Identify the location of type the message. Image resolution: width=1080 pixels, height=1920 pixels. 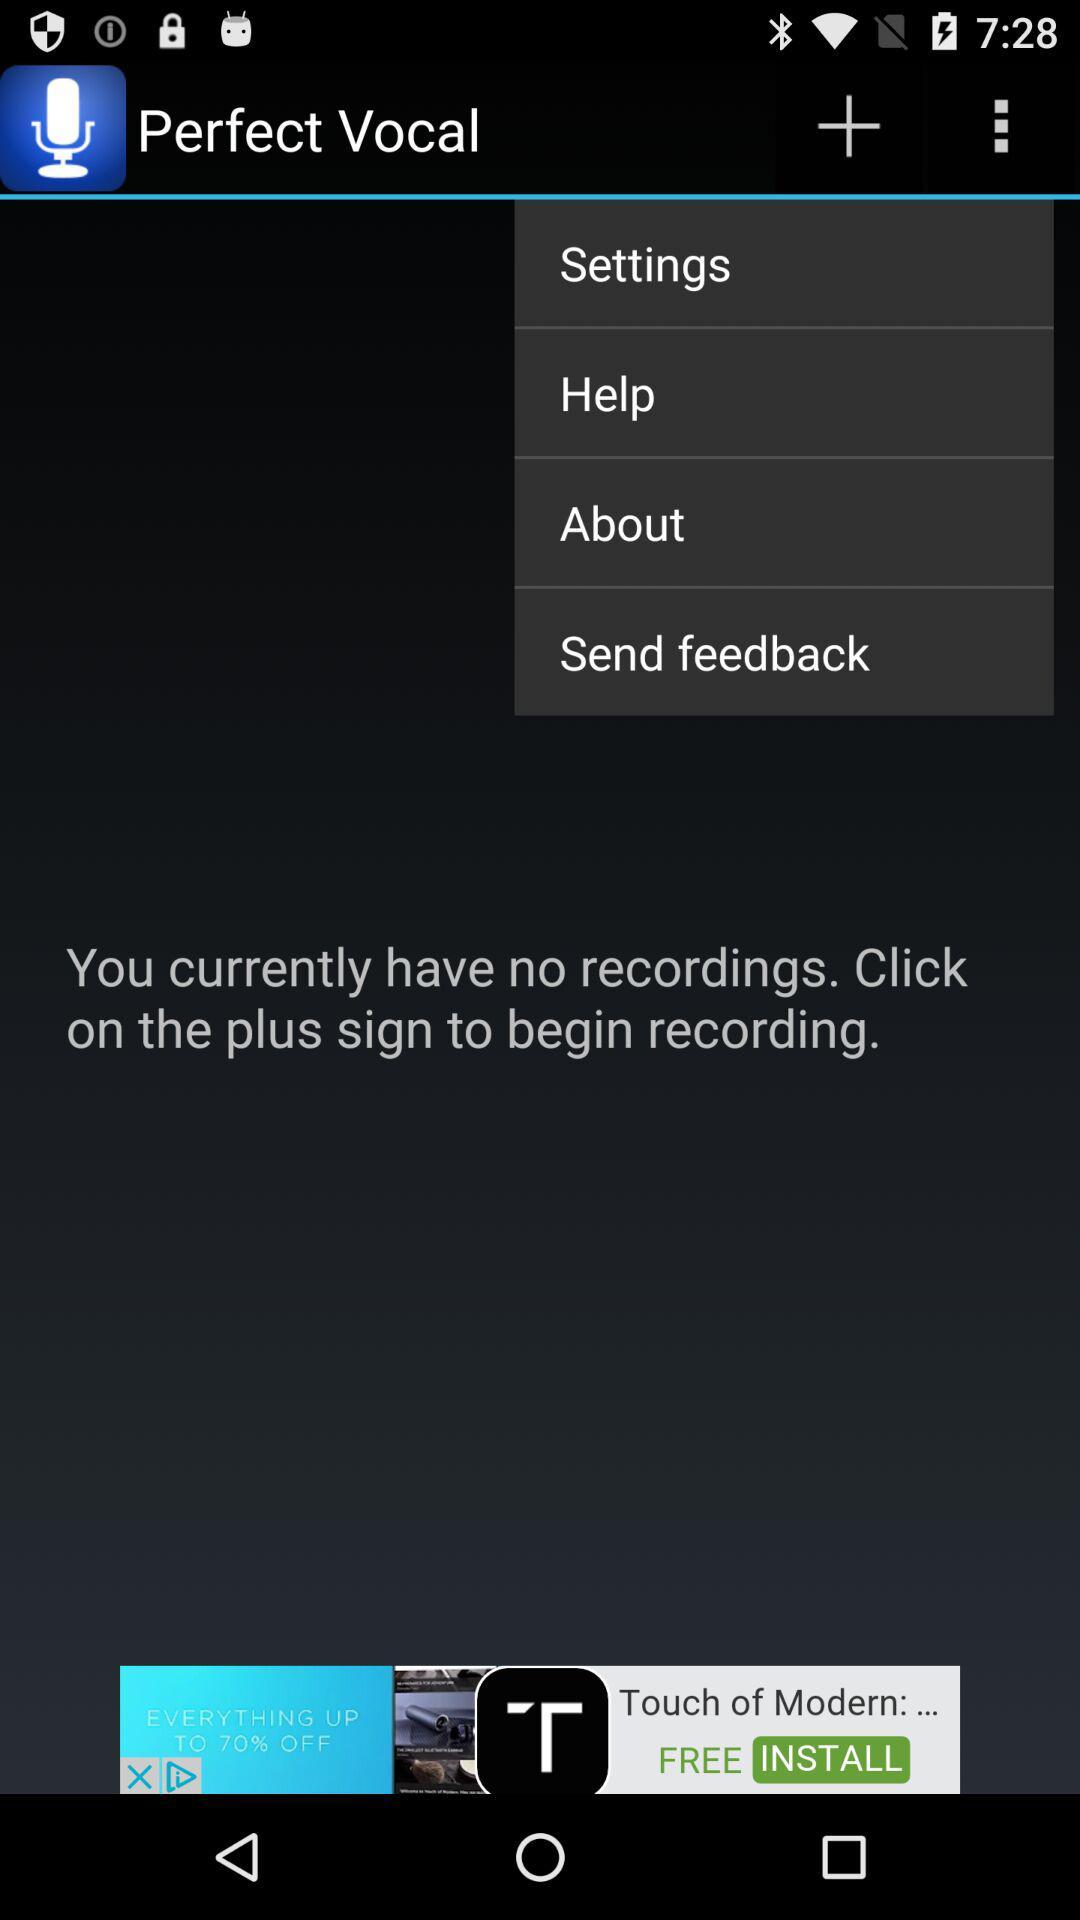
(1001, 127).